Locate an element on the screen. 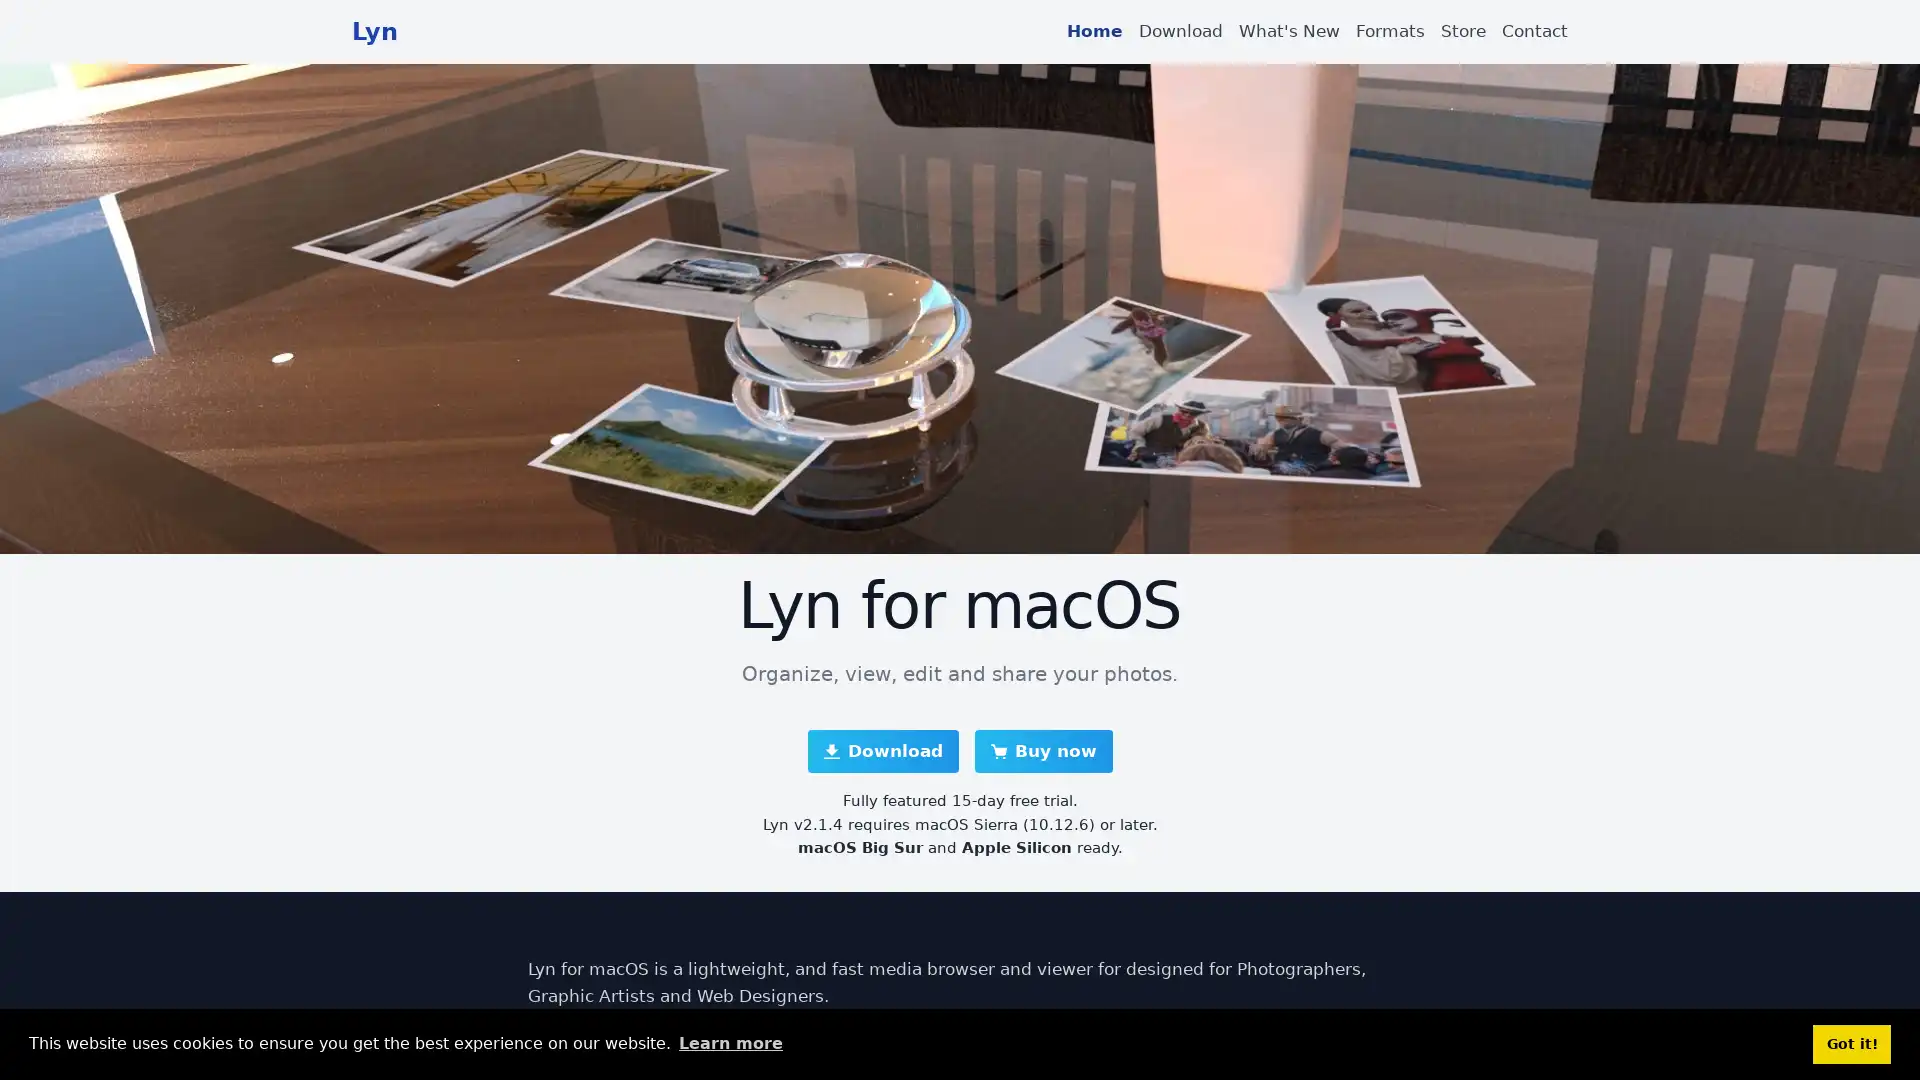 Image resolution: width=1920 pixels, height=1080 pixels. learn more about cookies is located at coordinates (729, 1043).